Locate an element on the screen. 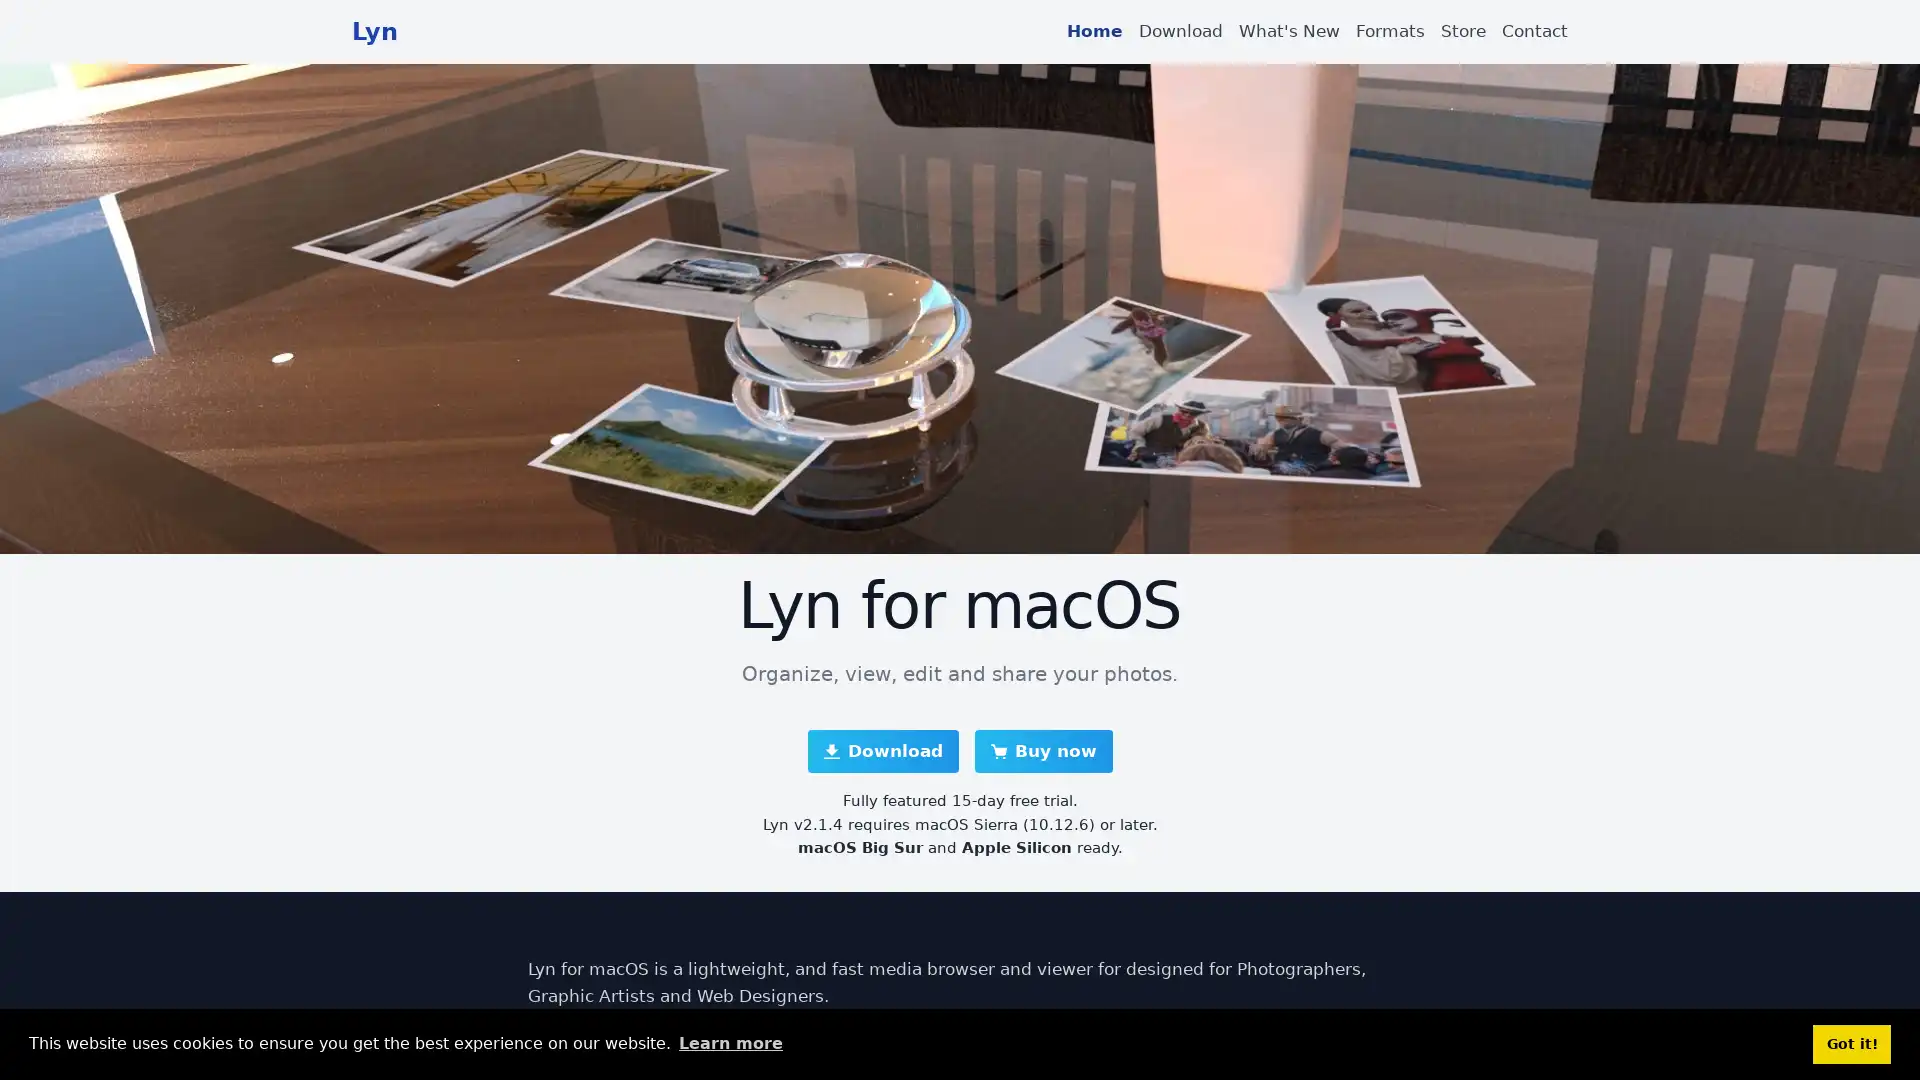 Image resolution: width=1920 pixels, height=1080 pixels. learn more about cookies is located at coordinates (729, 1043).